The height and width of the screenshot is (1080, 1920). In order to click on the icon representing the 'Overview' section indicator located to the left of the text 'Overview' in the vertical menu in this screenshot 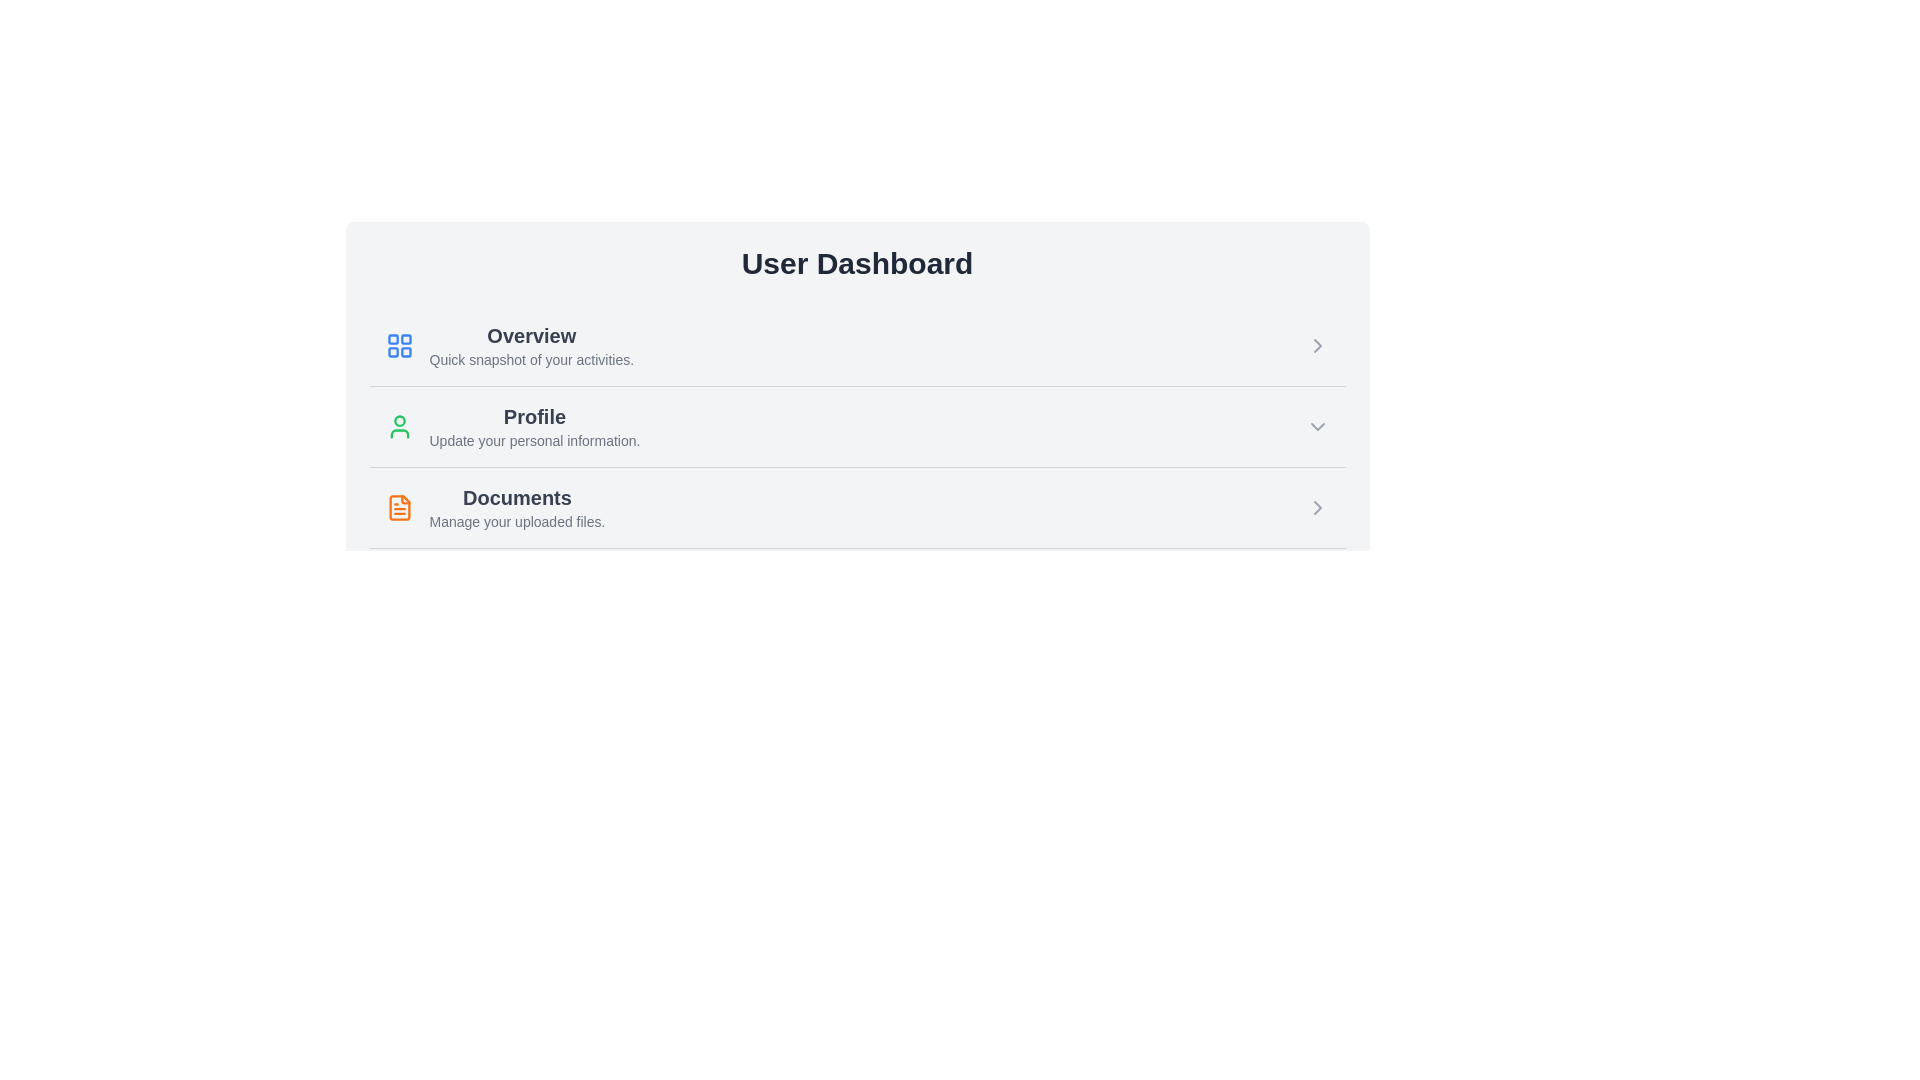, I will do `click(399, 345)`.